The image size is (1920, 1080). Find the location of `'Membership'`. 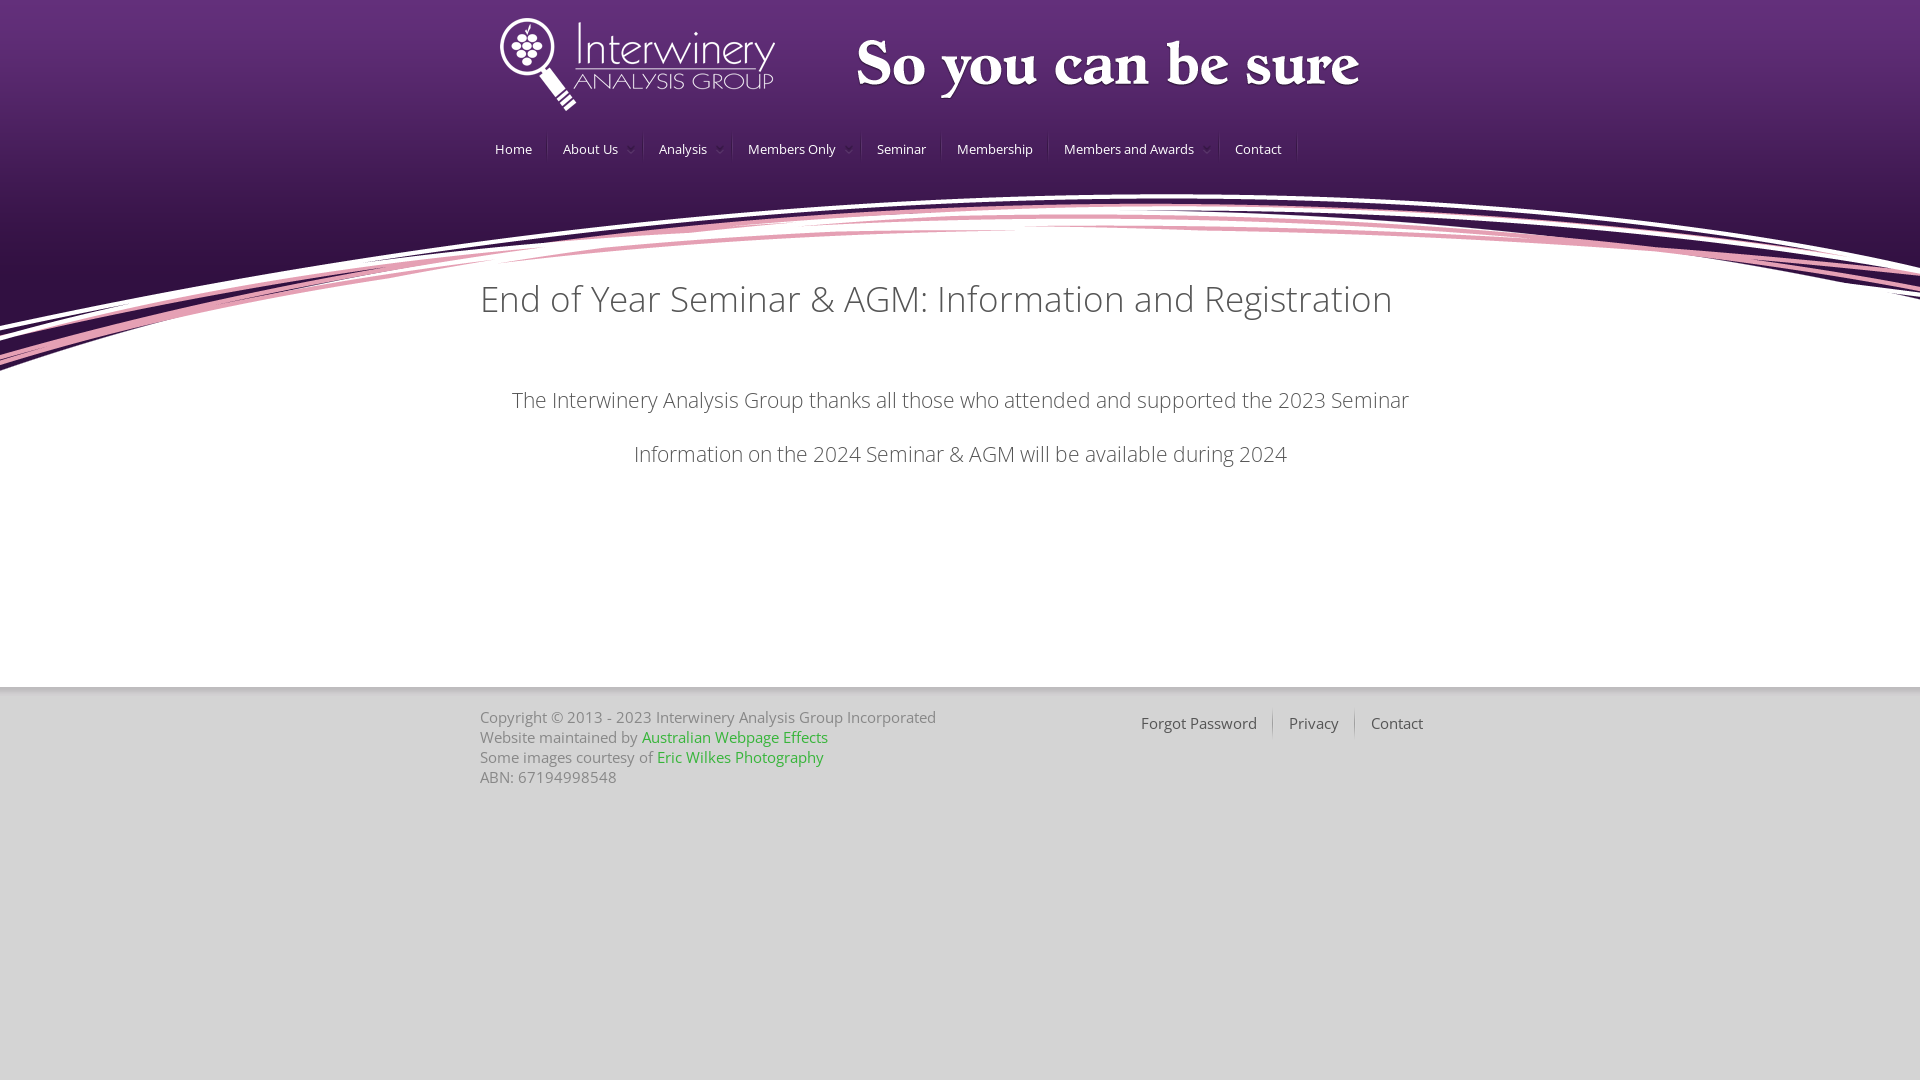

'Membership' is located at coordinates (991, 148).